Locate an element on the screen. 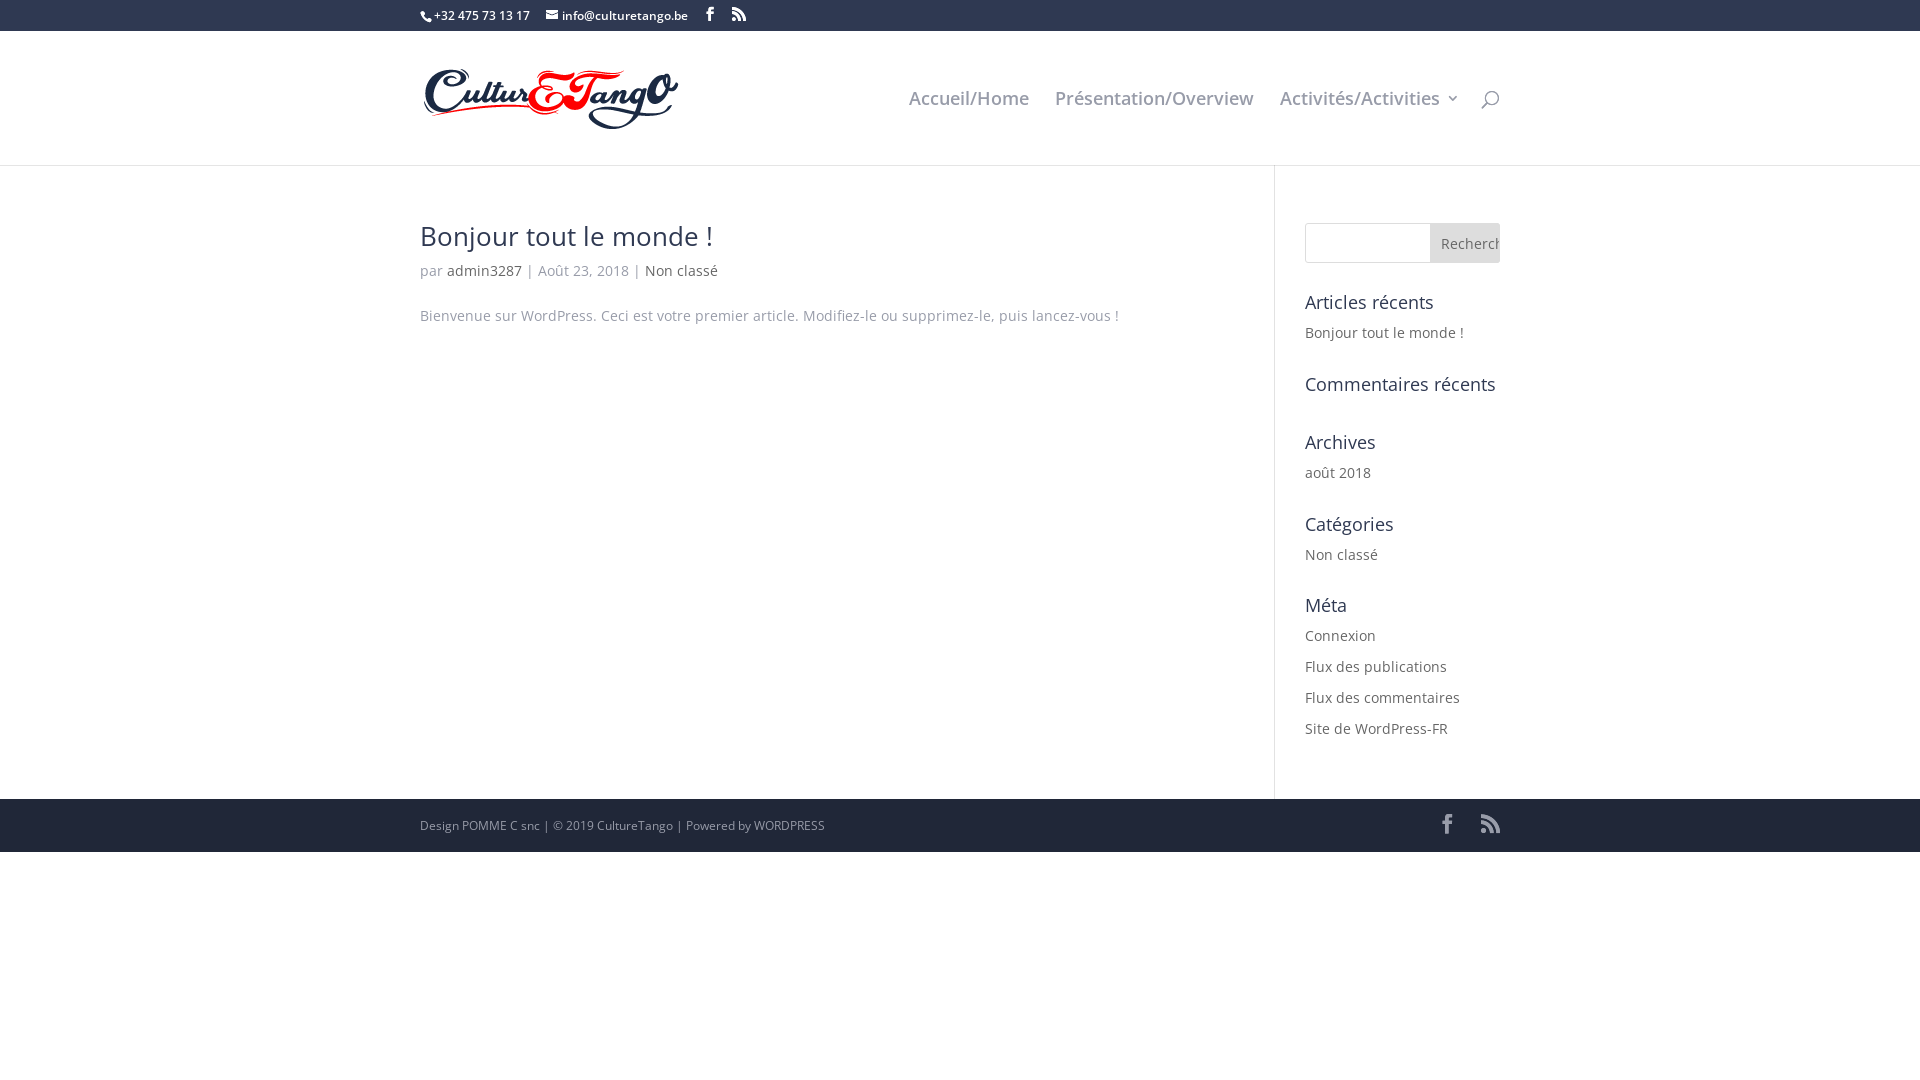 Image resolution: width=1920 pixels, height=1080 pixels. 'admin3287' is located at coordinates (484, 270).